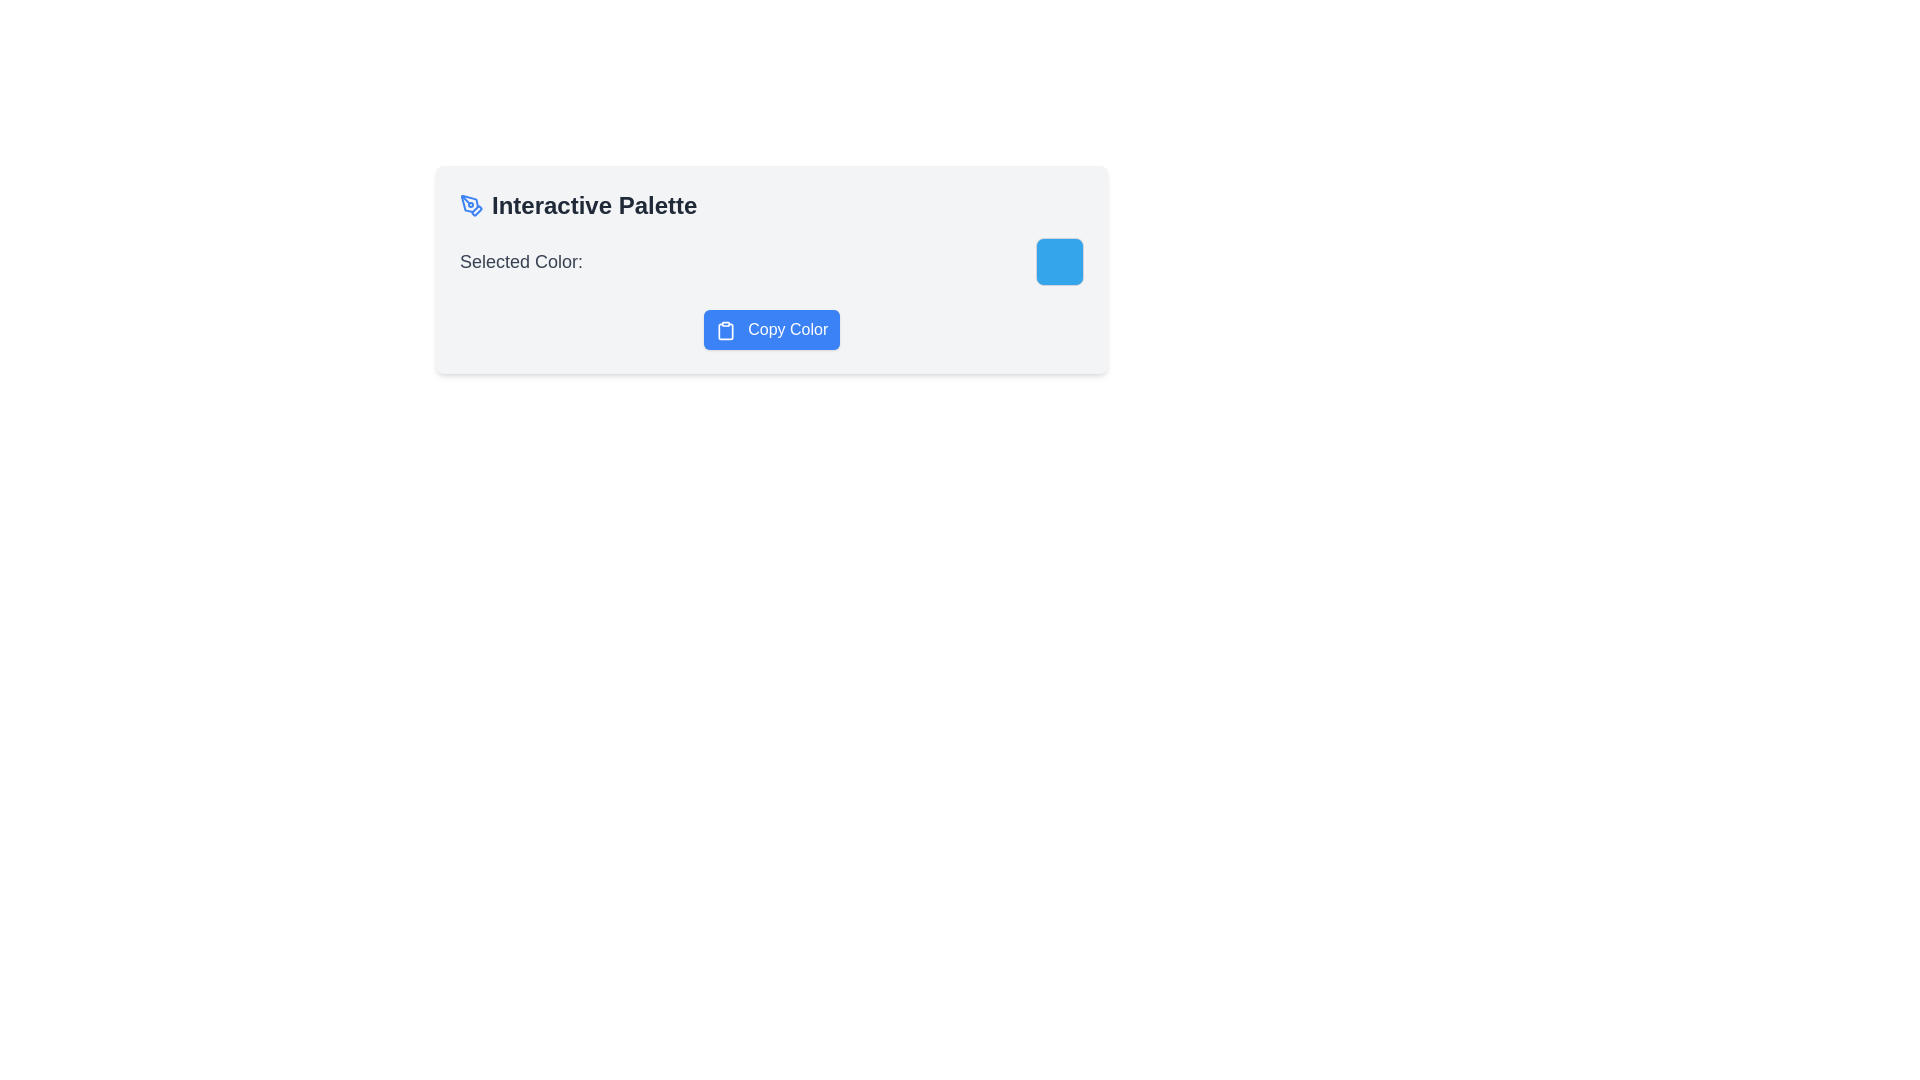  What do you see at coordinates (771, 261) in the screenshot?
I see `the Informational display element labeled 'Selected Color:' which includes a blue color preview box` at bounding box center [771, 261].